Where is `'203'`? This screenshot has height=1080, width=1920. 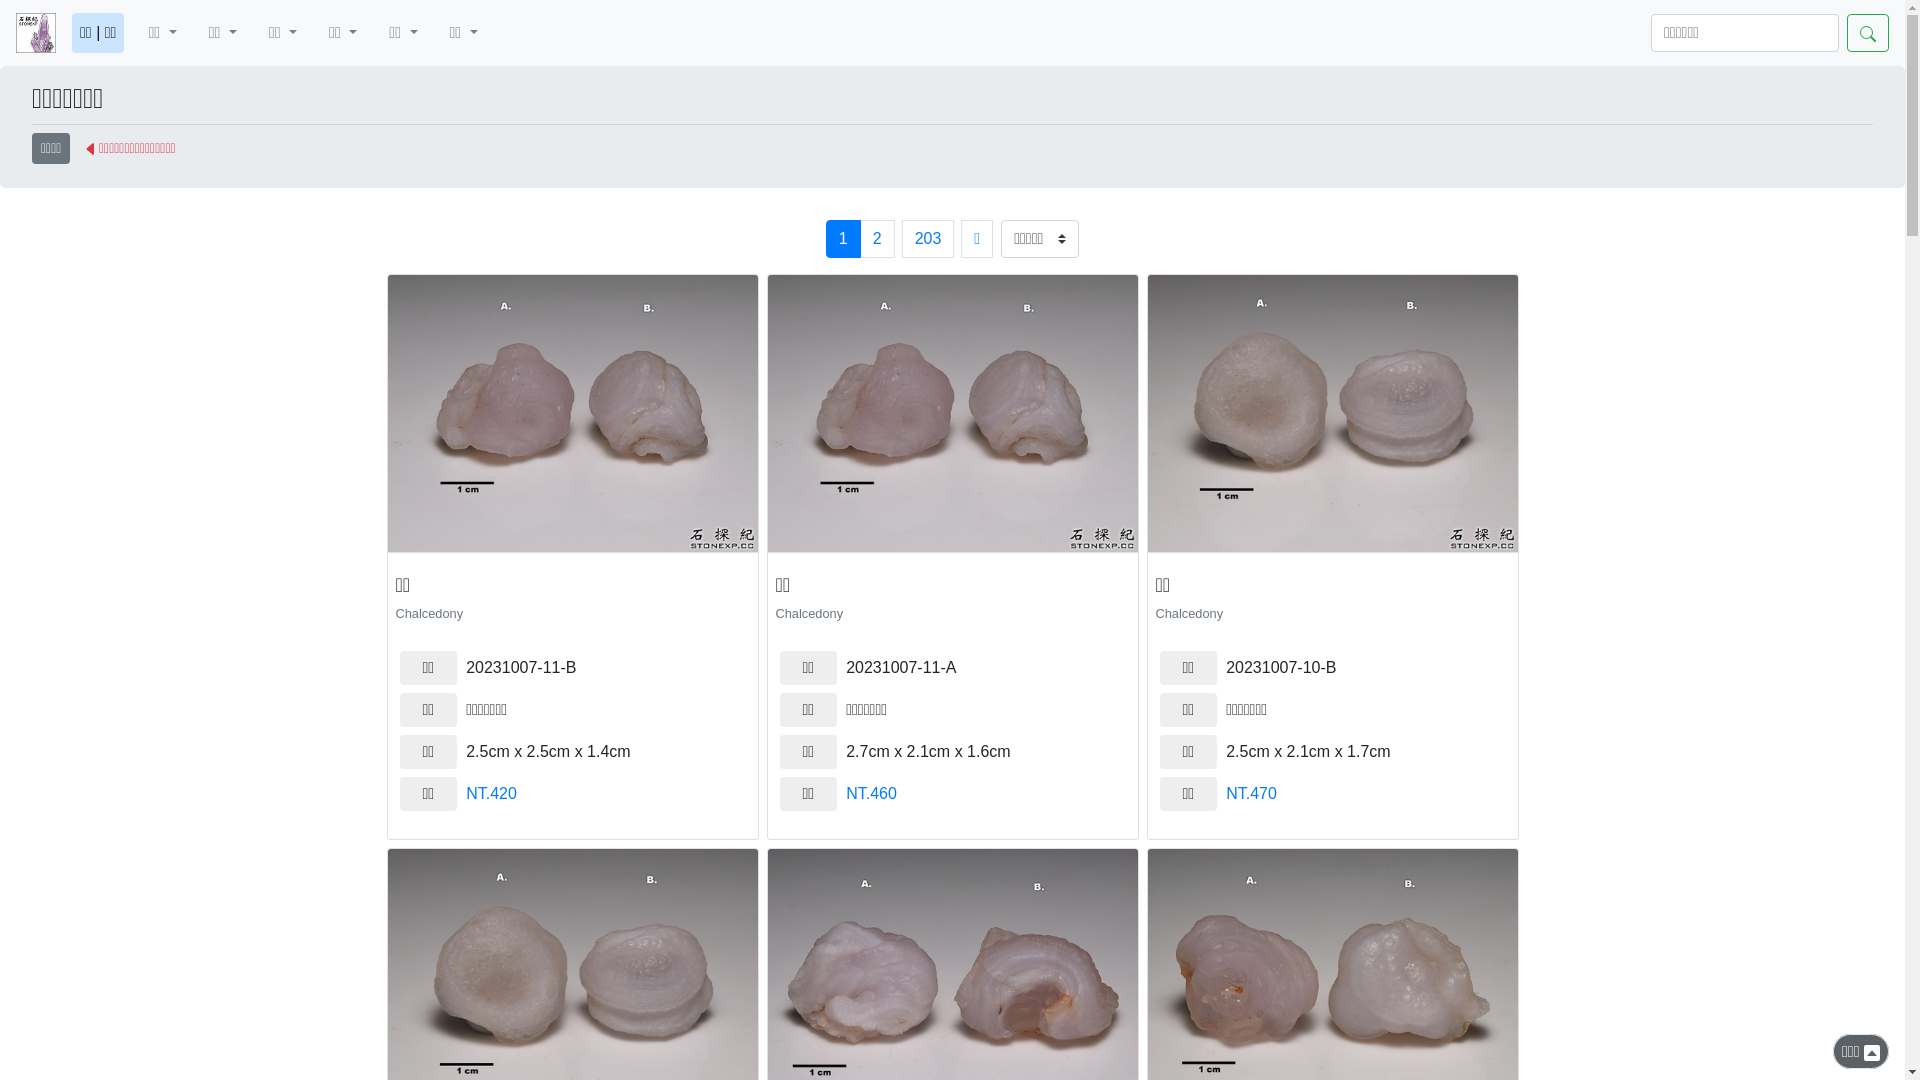 '203' is located at coordinates (901, 238).